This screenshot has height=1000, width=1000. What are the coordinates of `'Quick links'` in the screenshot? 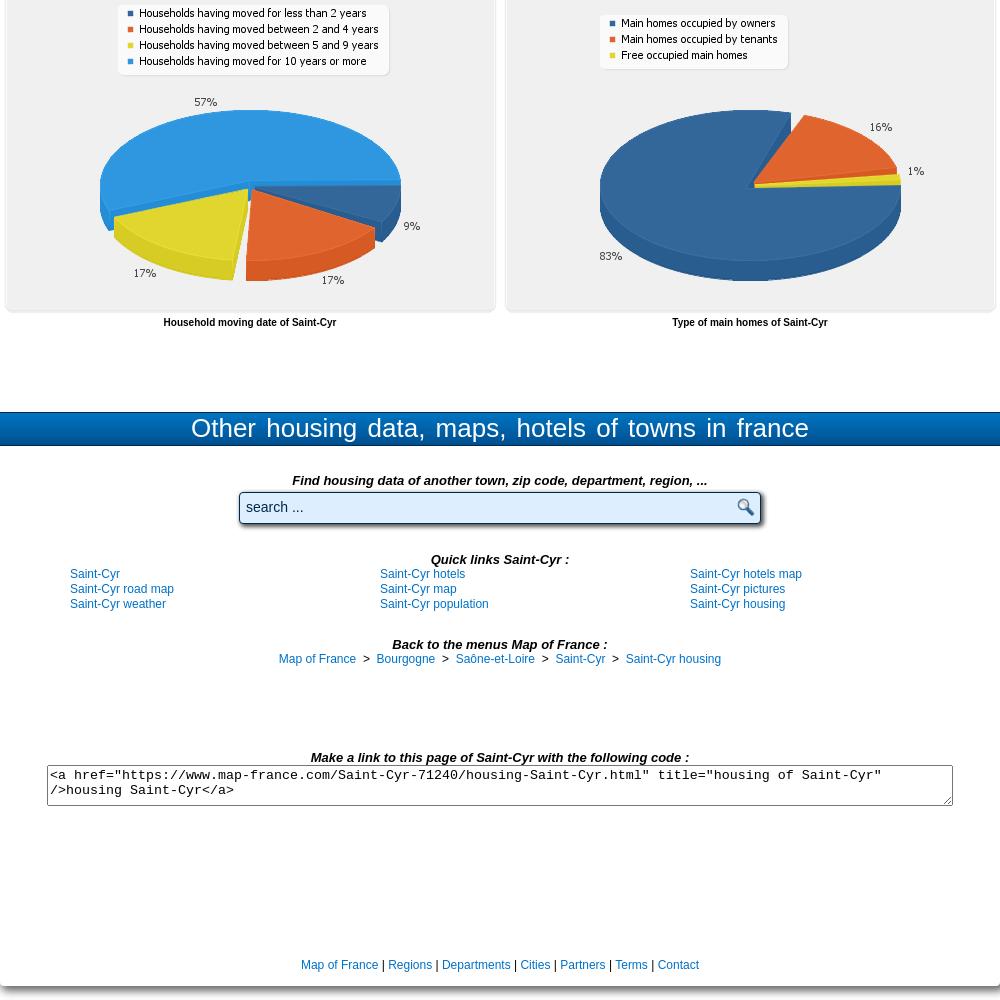 It's located at (465, 559).